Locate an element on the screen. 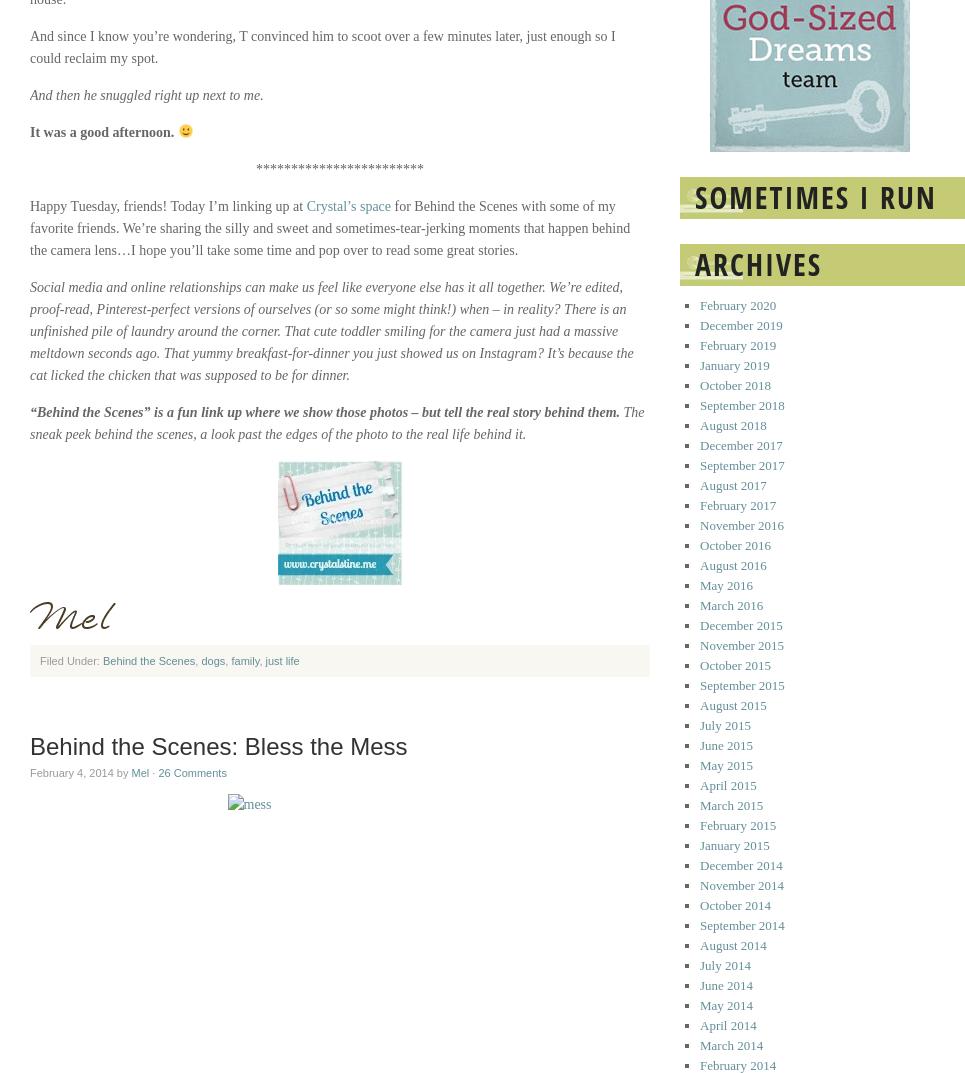 The height and width of the screenshot is (1073, 965). 'August 2017' is located at coordinates (733, 484).